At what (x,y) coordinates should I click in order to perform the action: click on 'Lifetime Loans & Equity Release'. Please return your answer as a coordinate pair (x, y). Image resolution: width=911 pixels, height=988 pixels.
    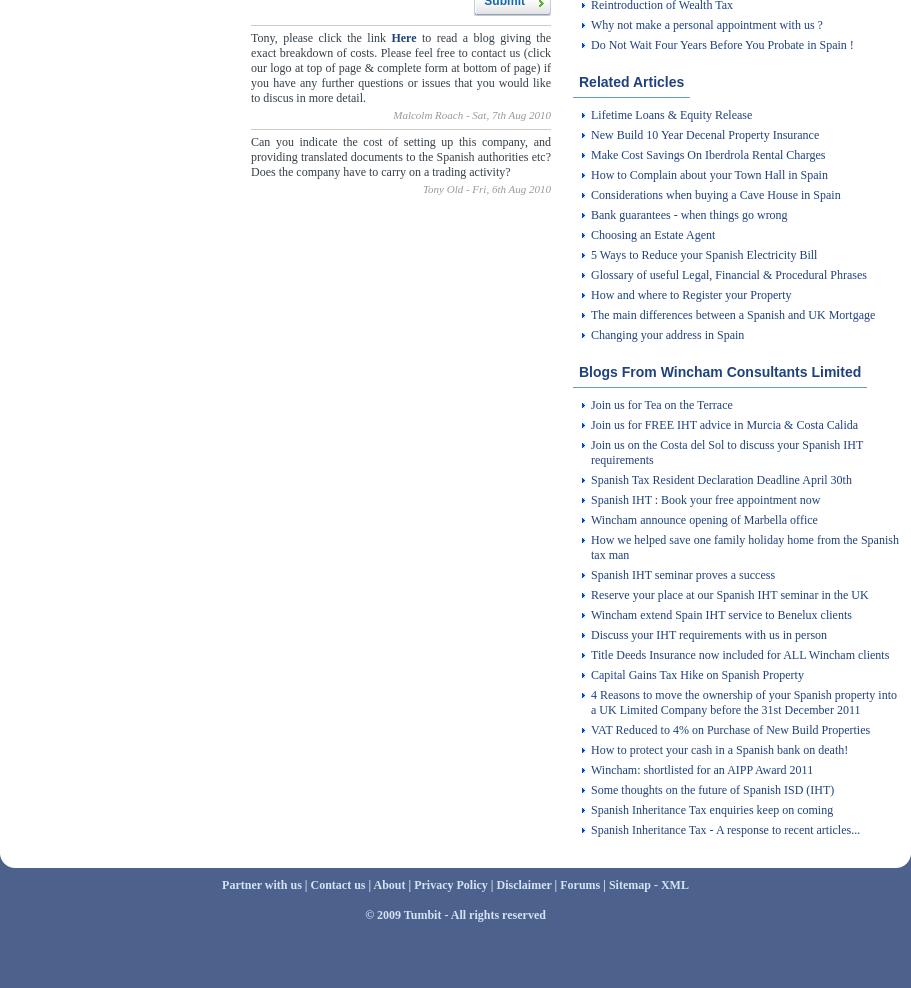
    Looking at the image, I should click on (670, 115).